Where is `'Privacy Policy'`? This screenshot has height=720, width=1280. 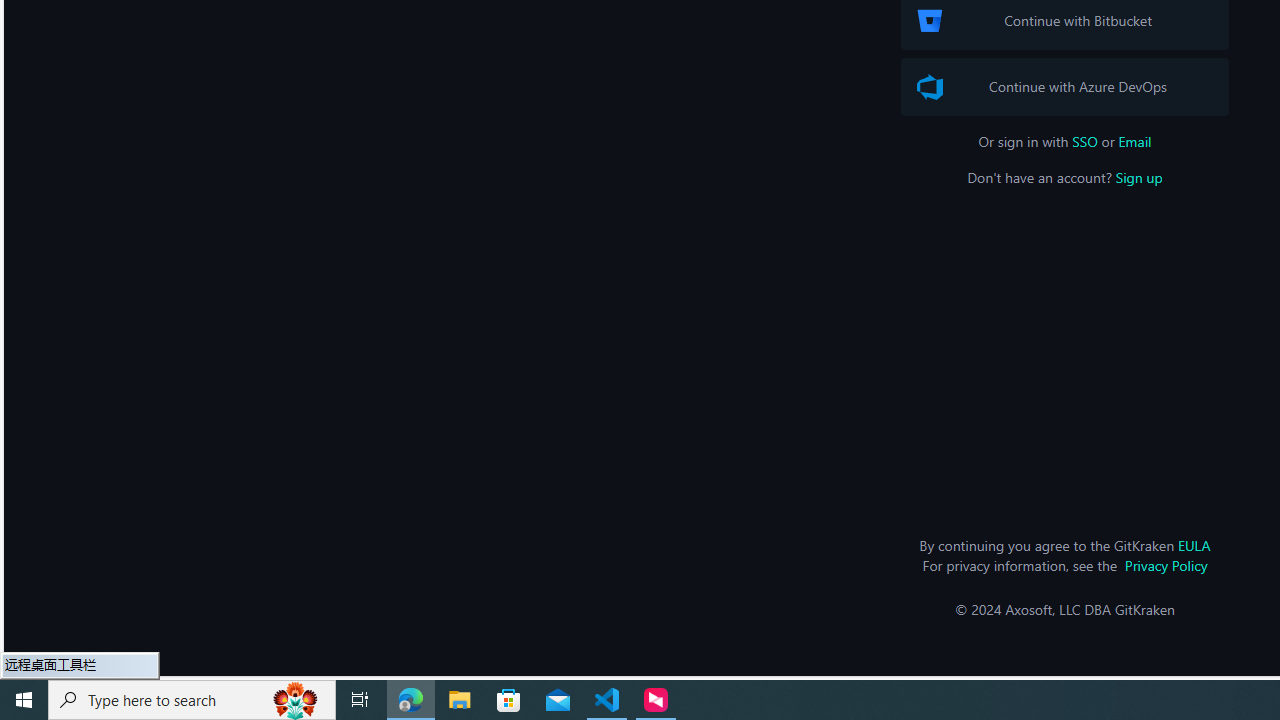
'Privacy Policy' is located at coordinates (1166, 565).